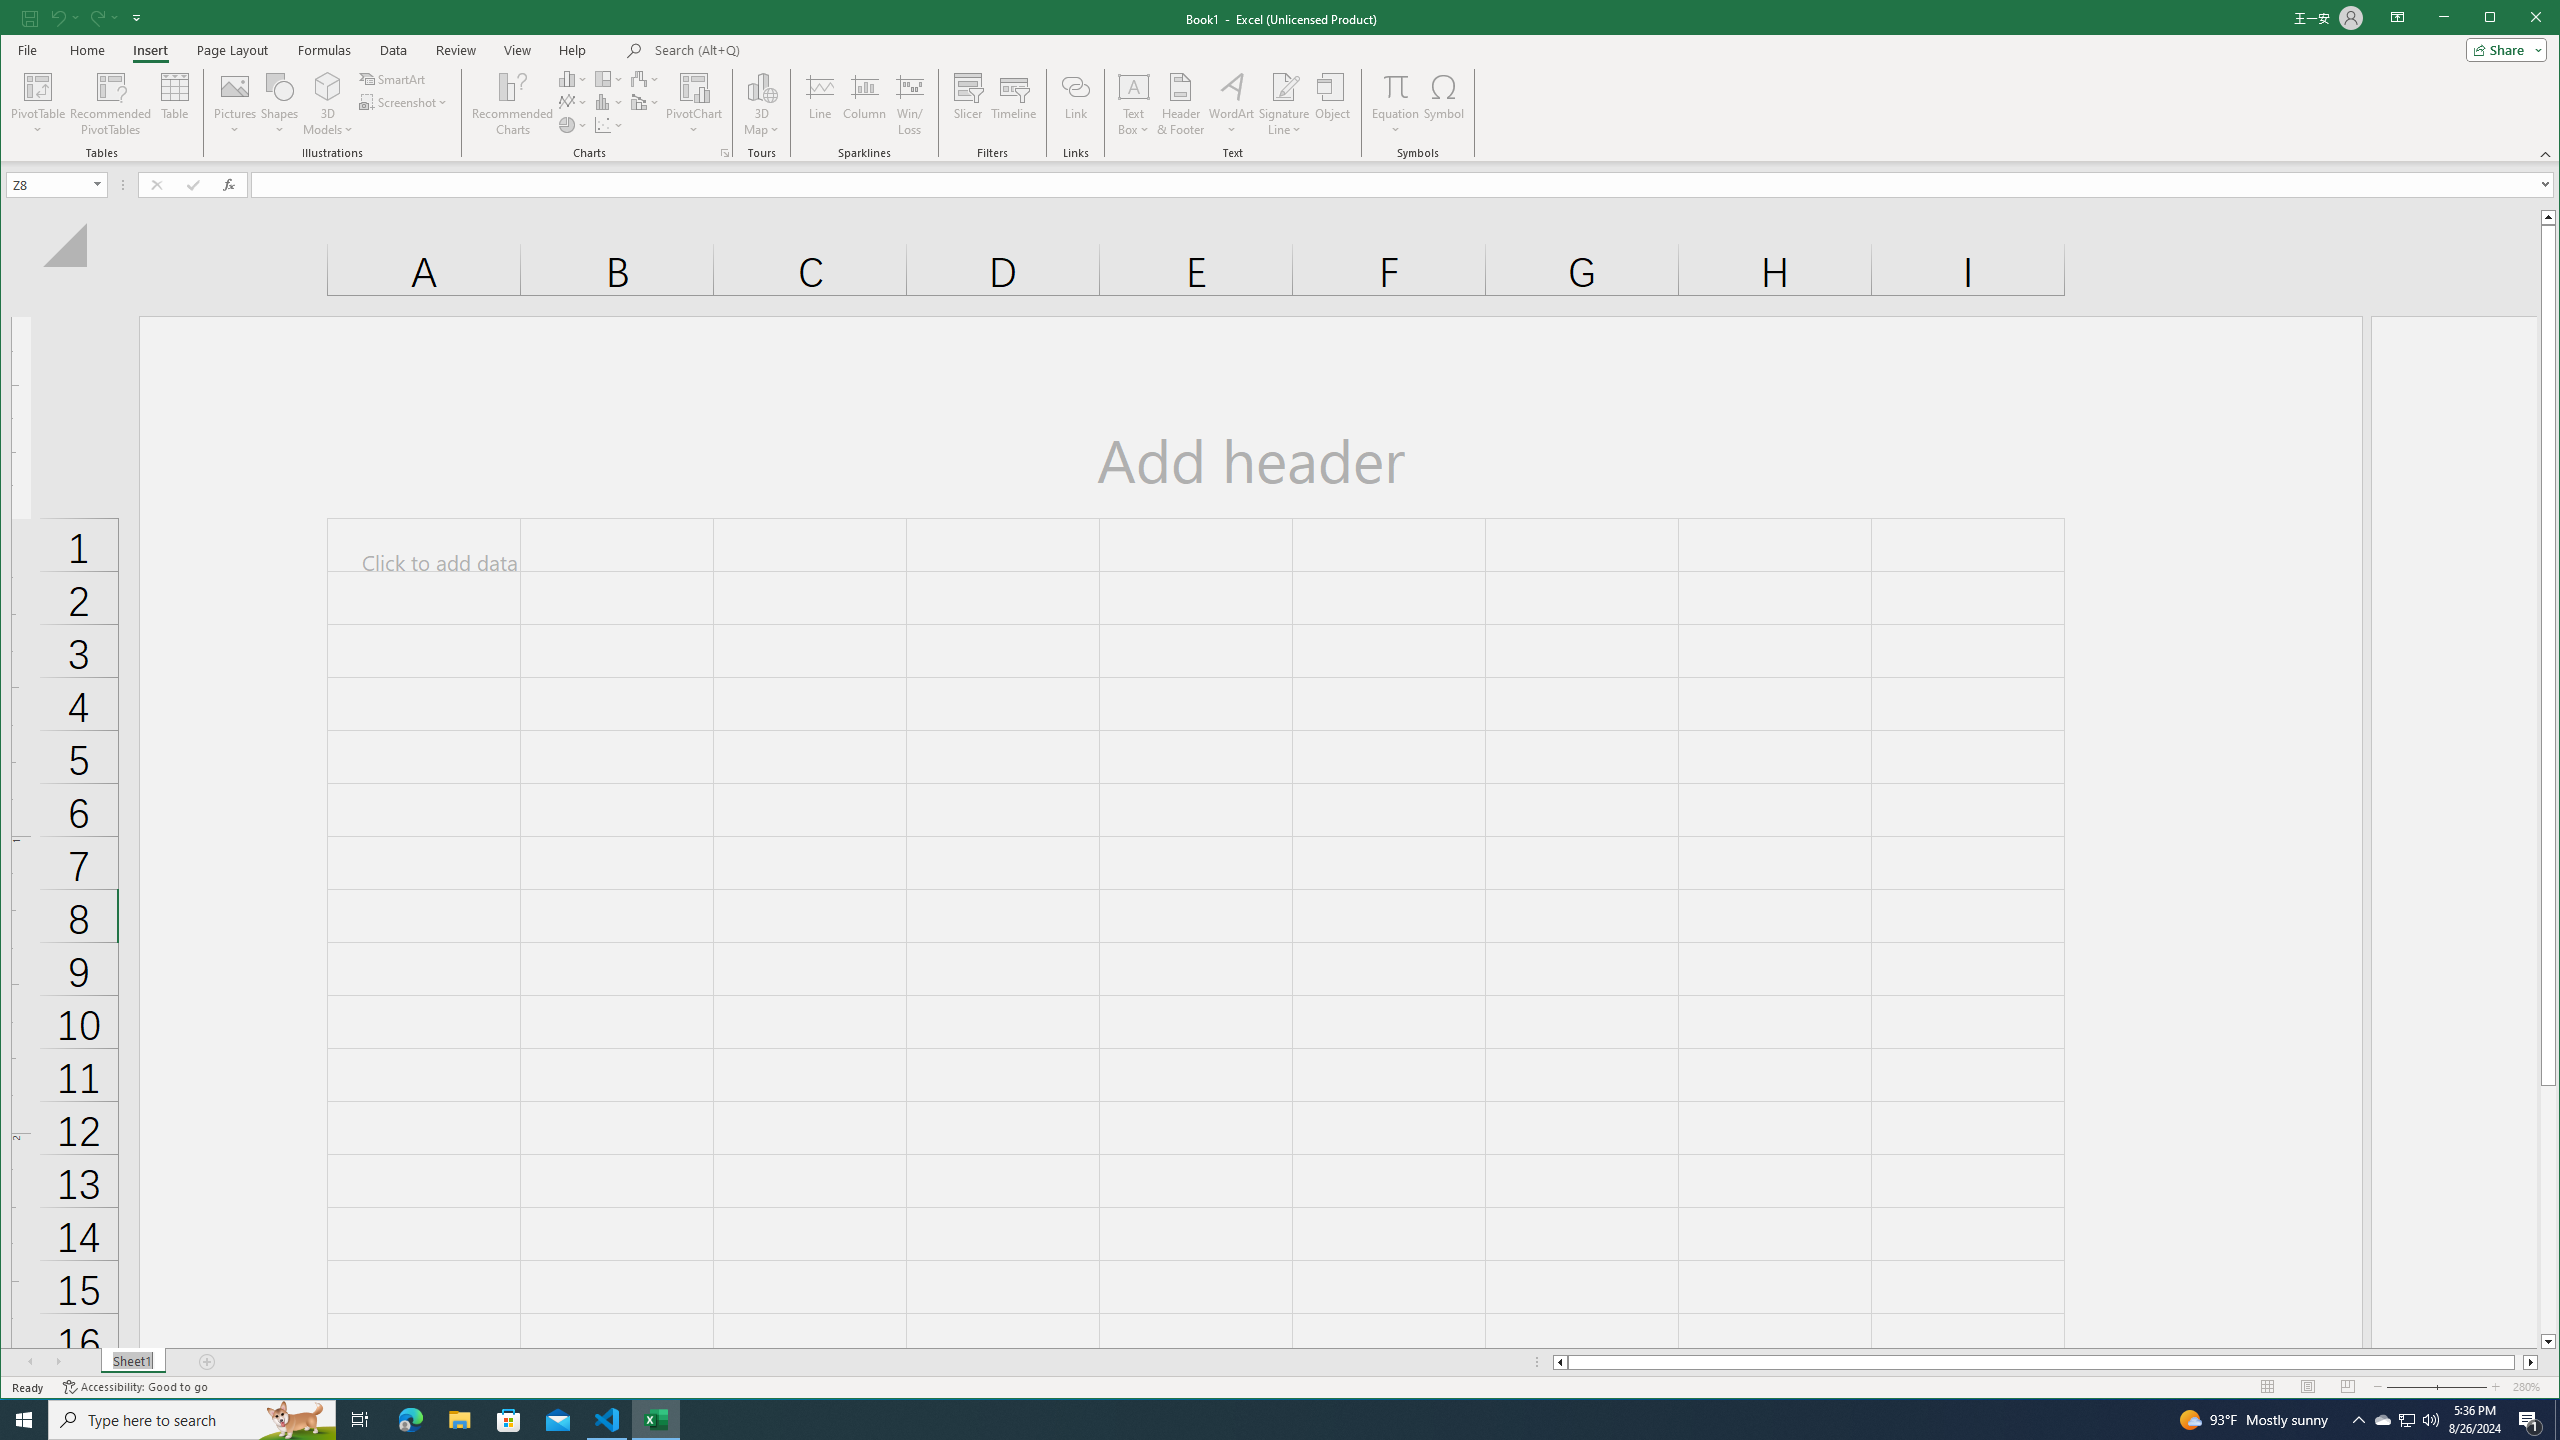 The image size is (2560, 1440). I want to click on 'Slicer...', so click(966, 103).